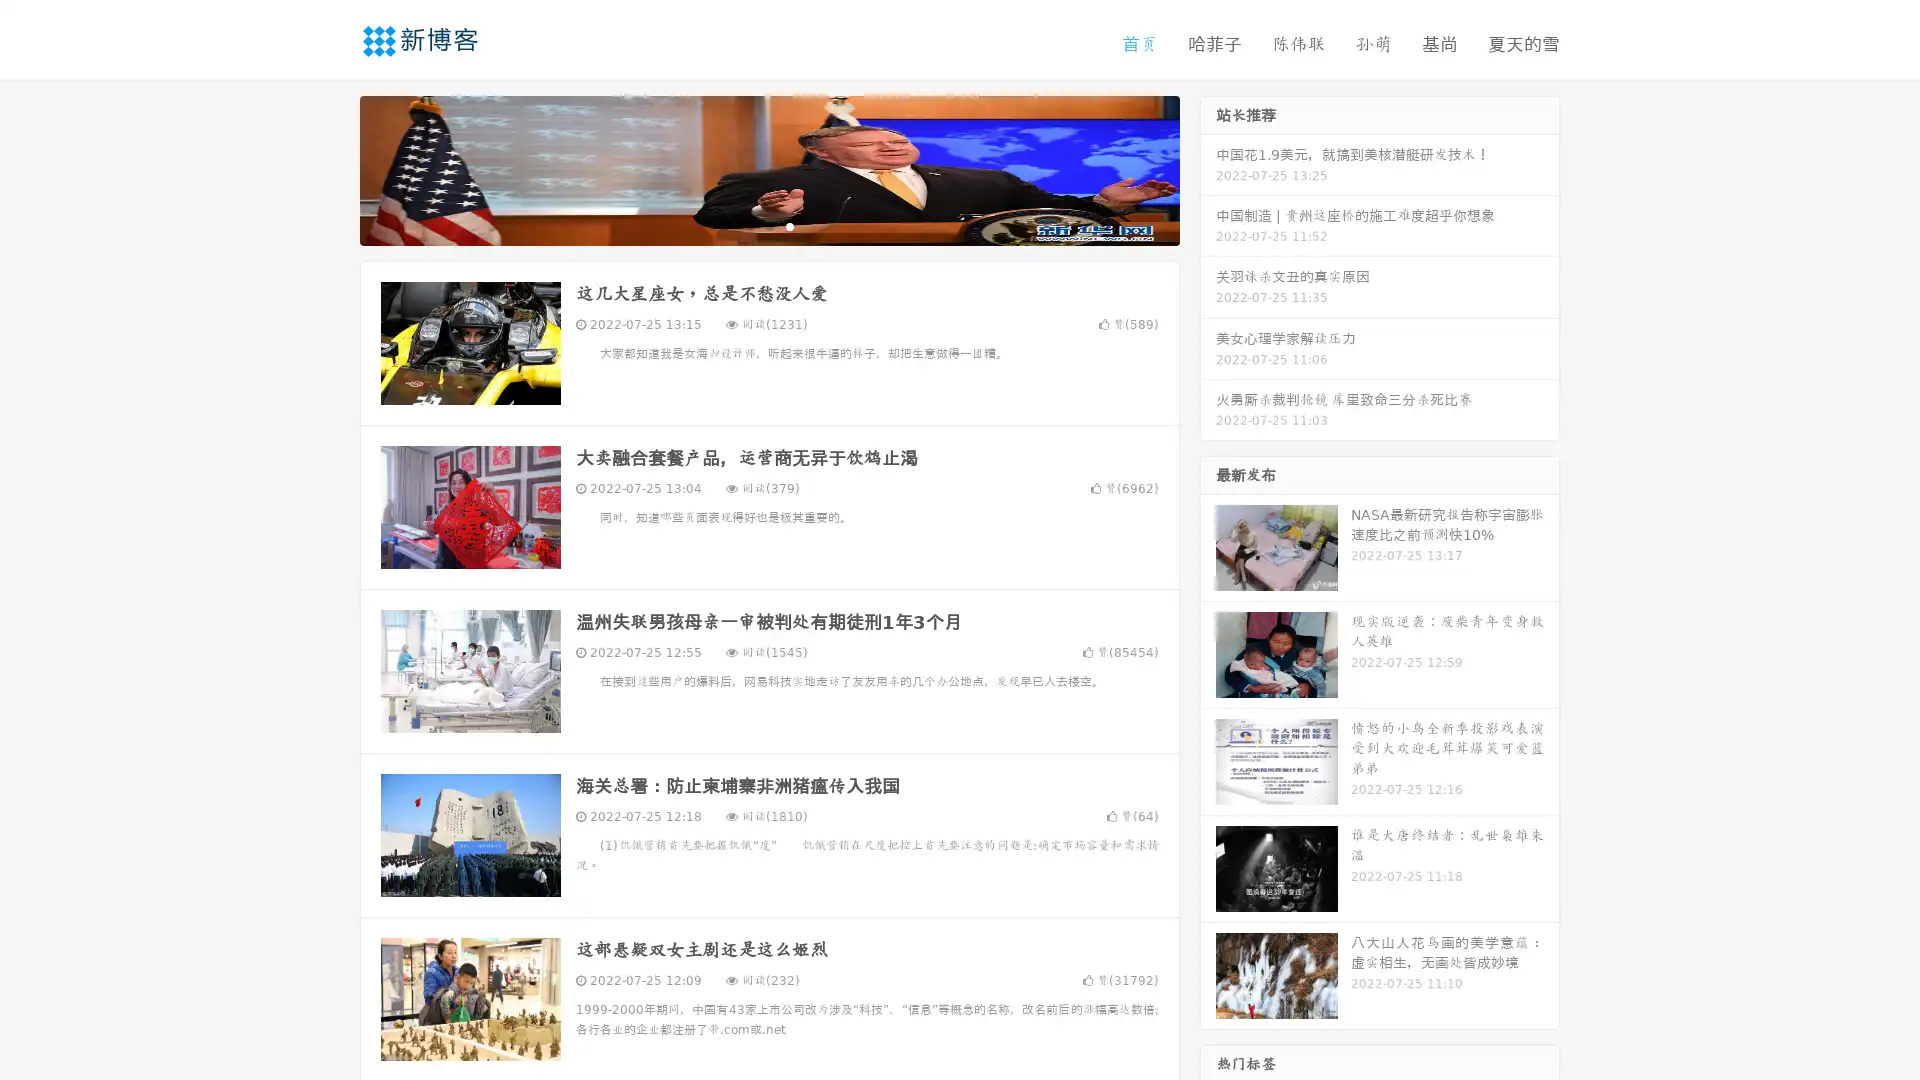 The height and width of the screenshot is (1080, 1920). I want to click on Next slide, so click(1208, 168).